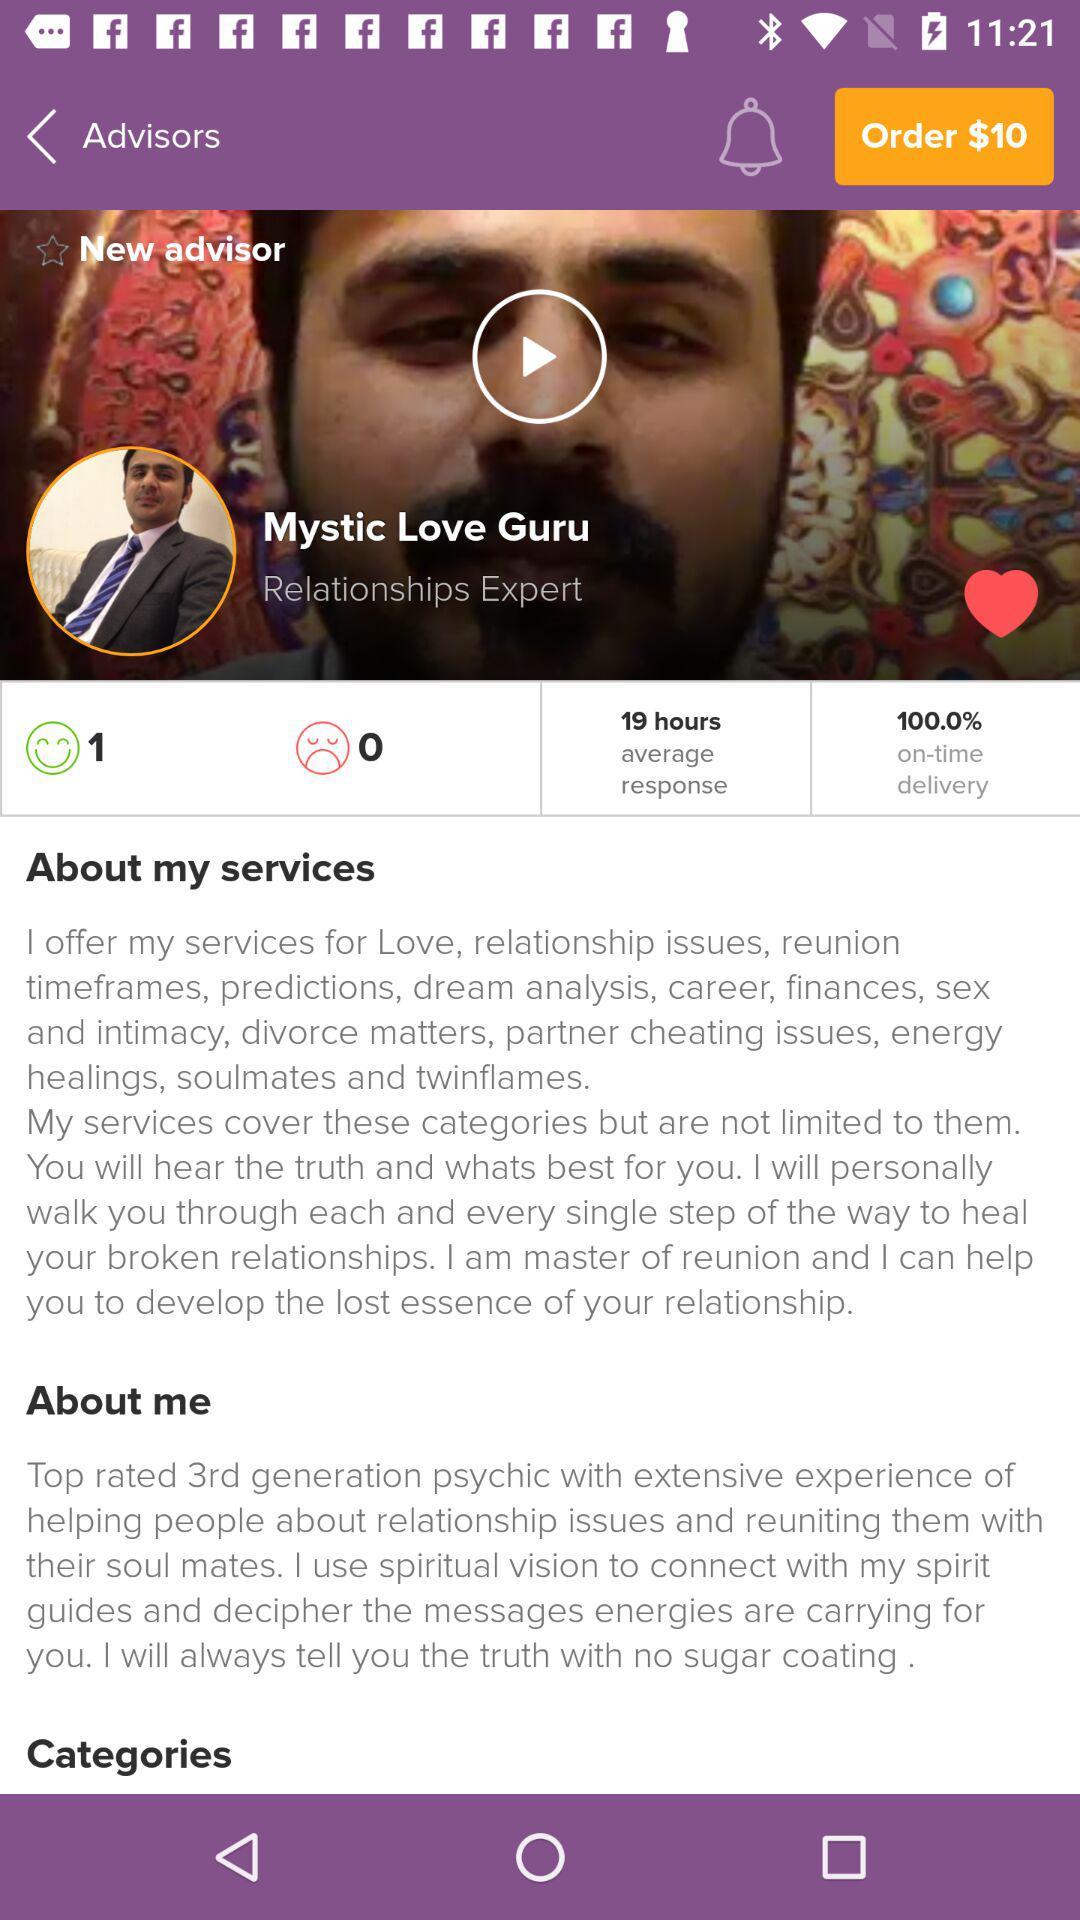  I want to click on the order $10 item, so click(944, 135).